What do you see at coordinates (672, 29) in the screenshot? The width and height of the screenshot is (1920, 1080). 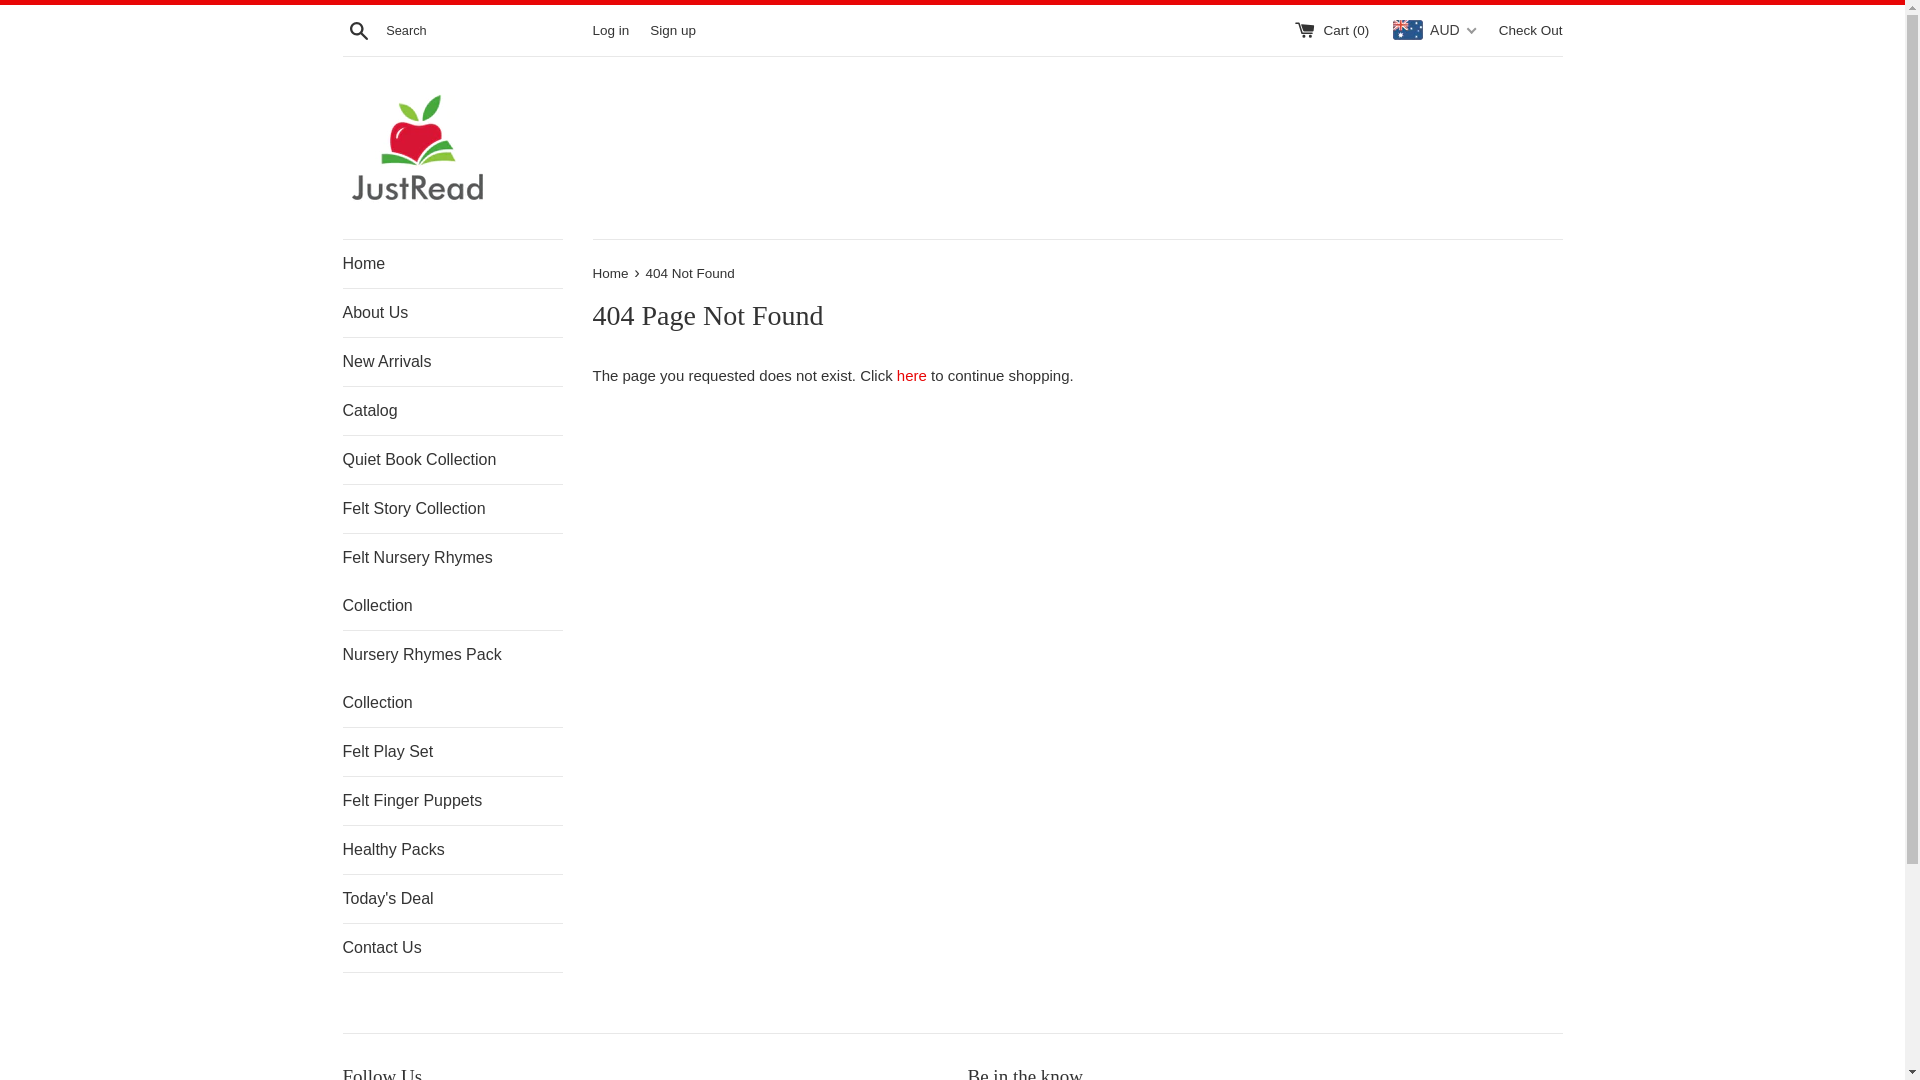 I see `'Sign up'` at bounding box center [672, 29].